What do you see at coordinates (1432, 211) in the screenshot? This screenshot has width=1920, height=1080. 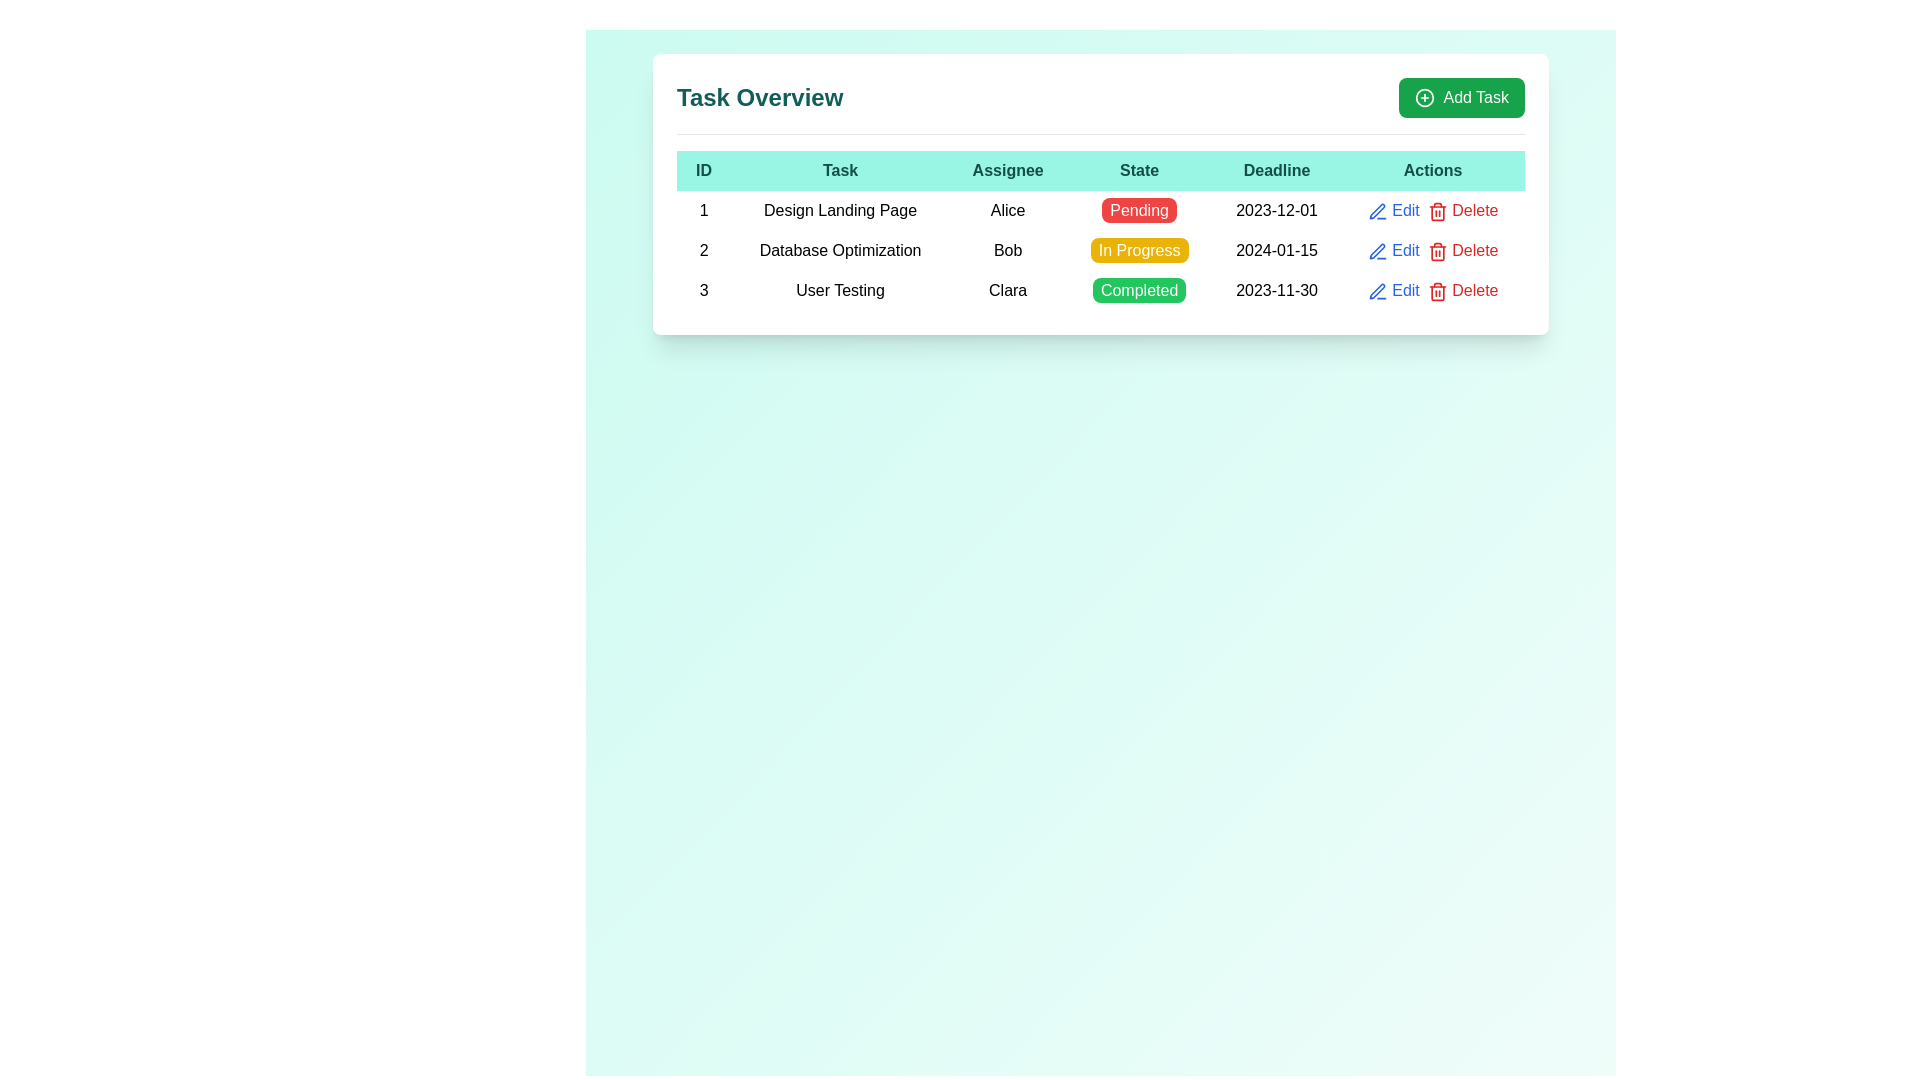 I see `the interactive text links 'Edit' and 'Delete' in the Actions column, which are accompanied by a pencil and trash bin icon` at bounding box center [1432, 211].